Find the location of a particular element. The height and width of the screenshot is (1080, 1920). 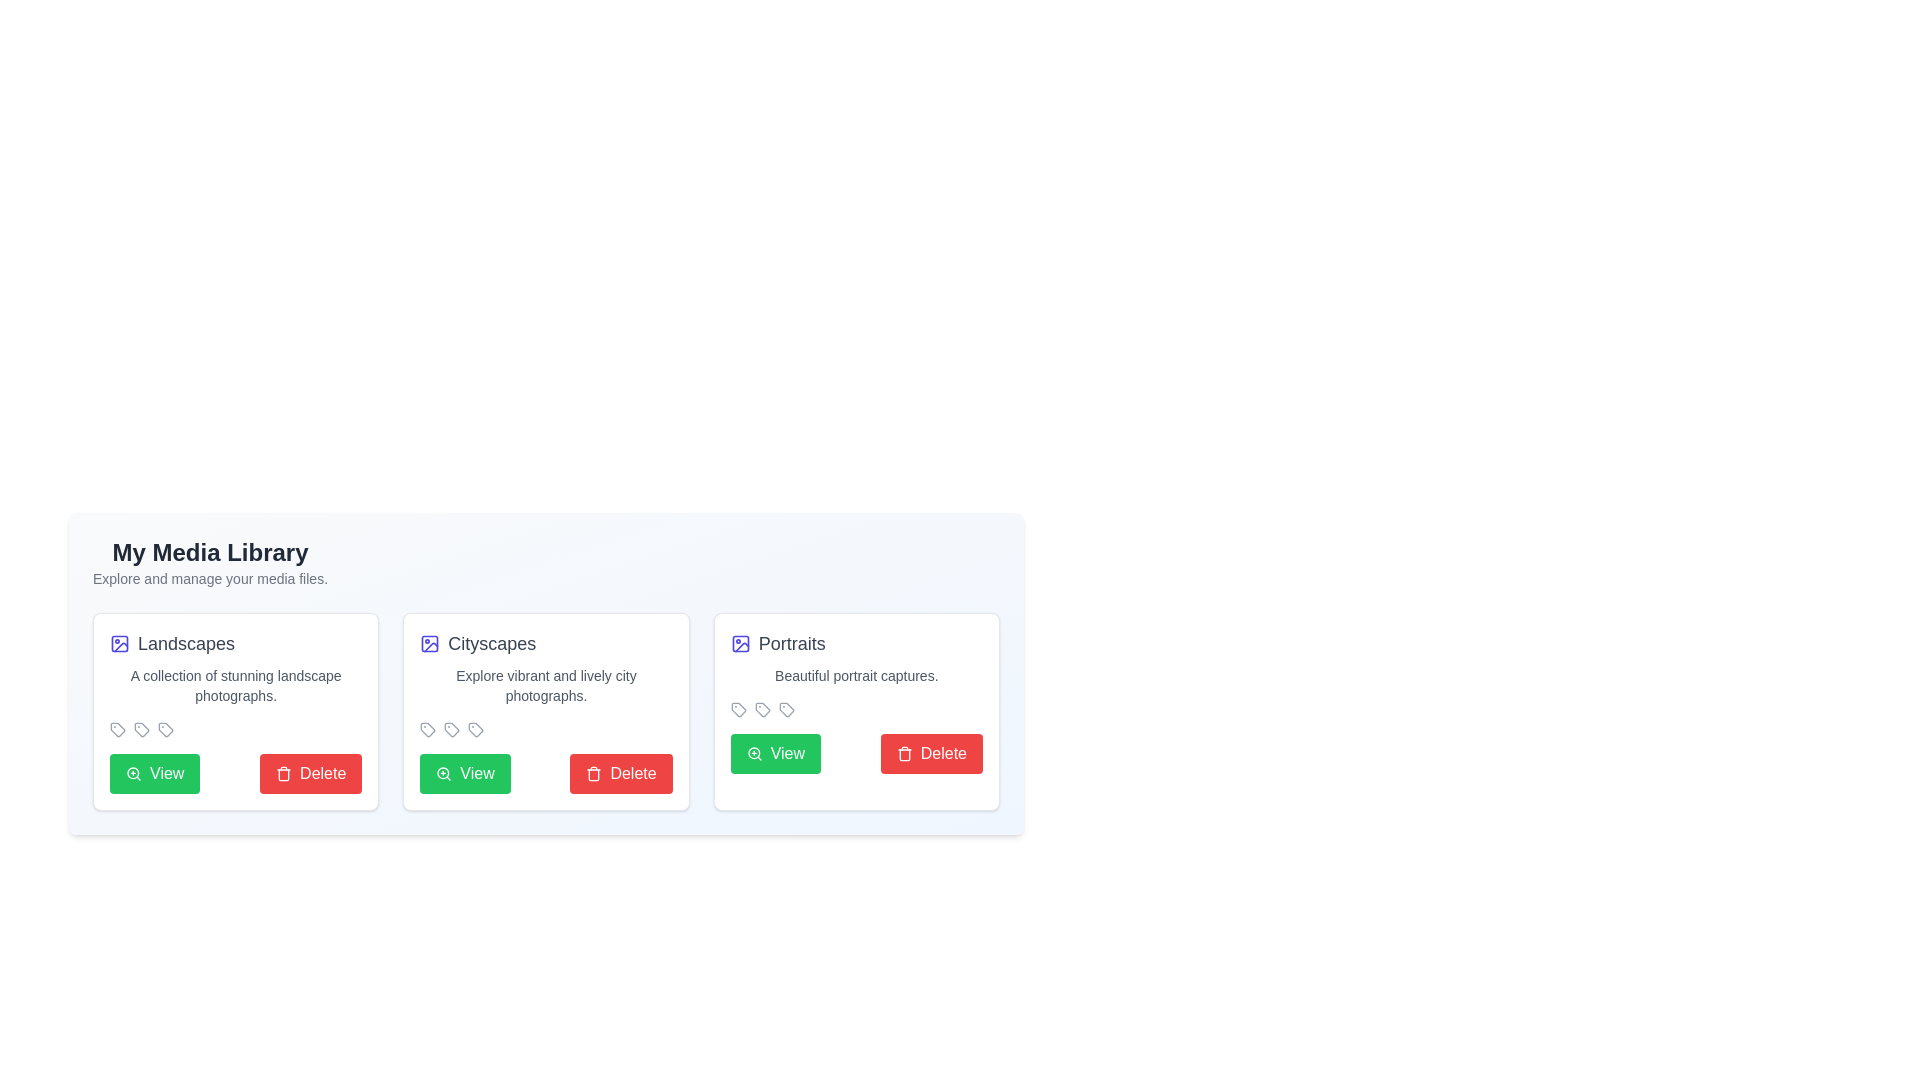

the magnifying icon located in the top-left corner of the 'View' button on the 'Cityscapes' card is located at coordinates (443, 773).